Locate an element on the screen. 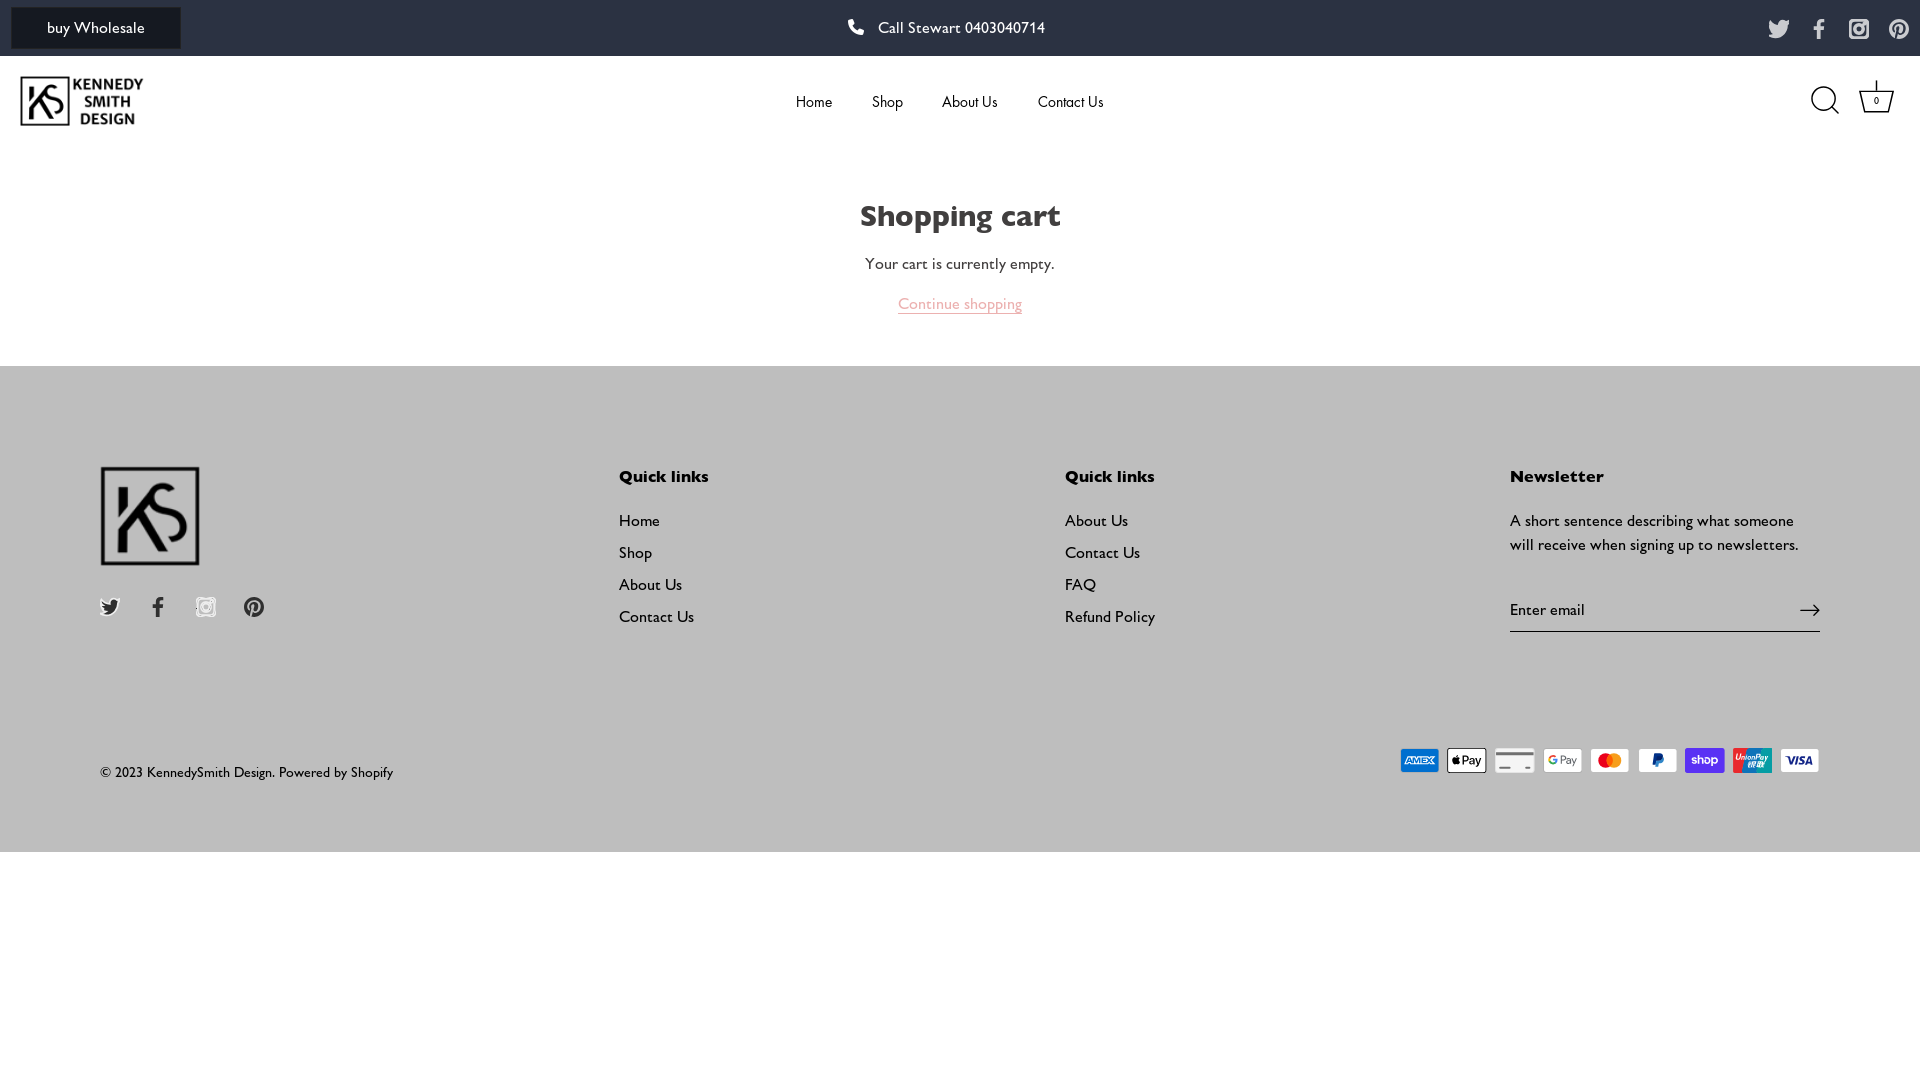 This screenshot has height=1080, width=1920. 'Refund Policy' is located at coordinates (1064, 615).